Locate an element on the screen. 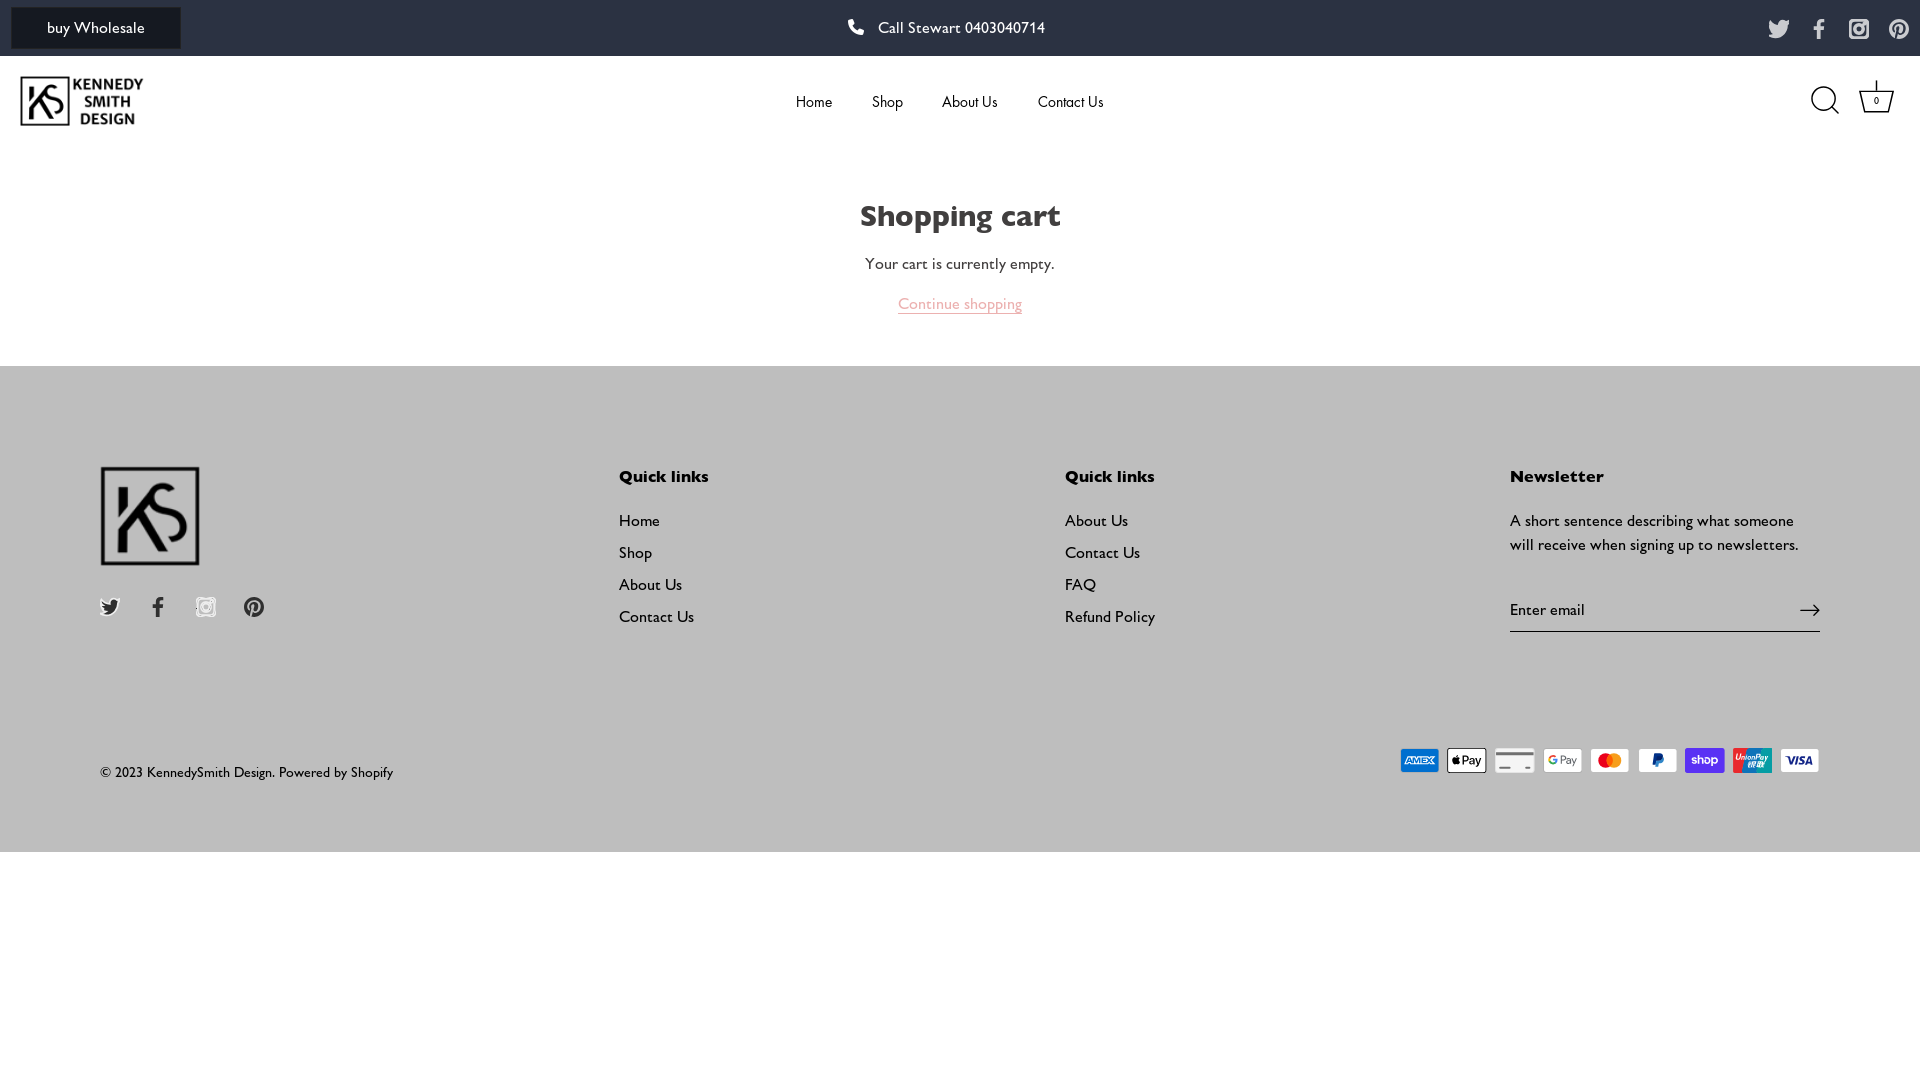 This screenshot has height=1080, width=1920. 'Refund Policy' is located at coordinates (1064, 615).